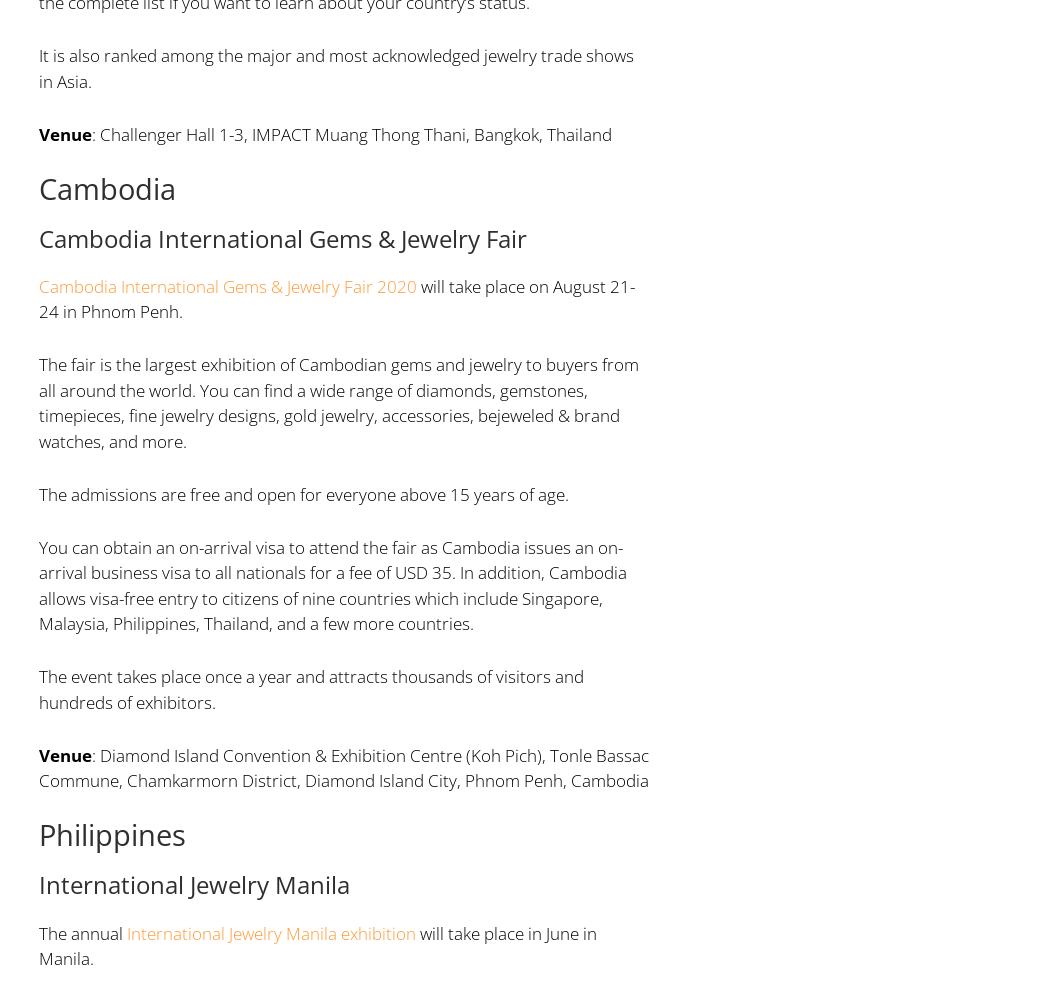 This screenshot has width=1064, height=1005. I want to click on 'You can obtain an on-arrival visa to attend the fair as Cambodia issues an on-arrival business visa to all nationals for a fee of USD 35. In addition, Cambodia allows visa-free entry to citizens of nine countries which include Singapore, Malaysia, Philippines, Thailand, and a few more countries.', so click(331, 584).